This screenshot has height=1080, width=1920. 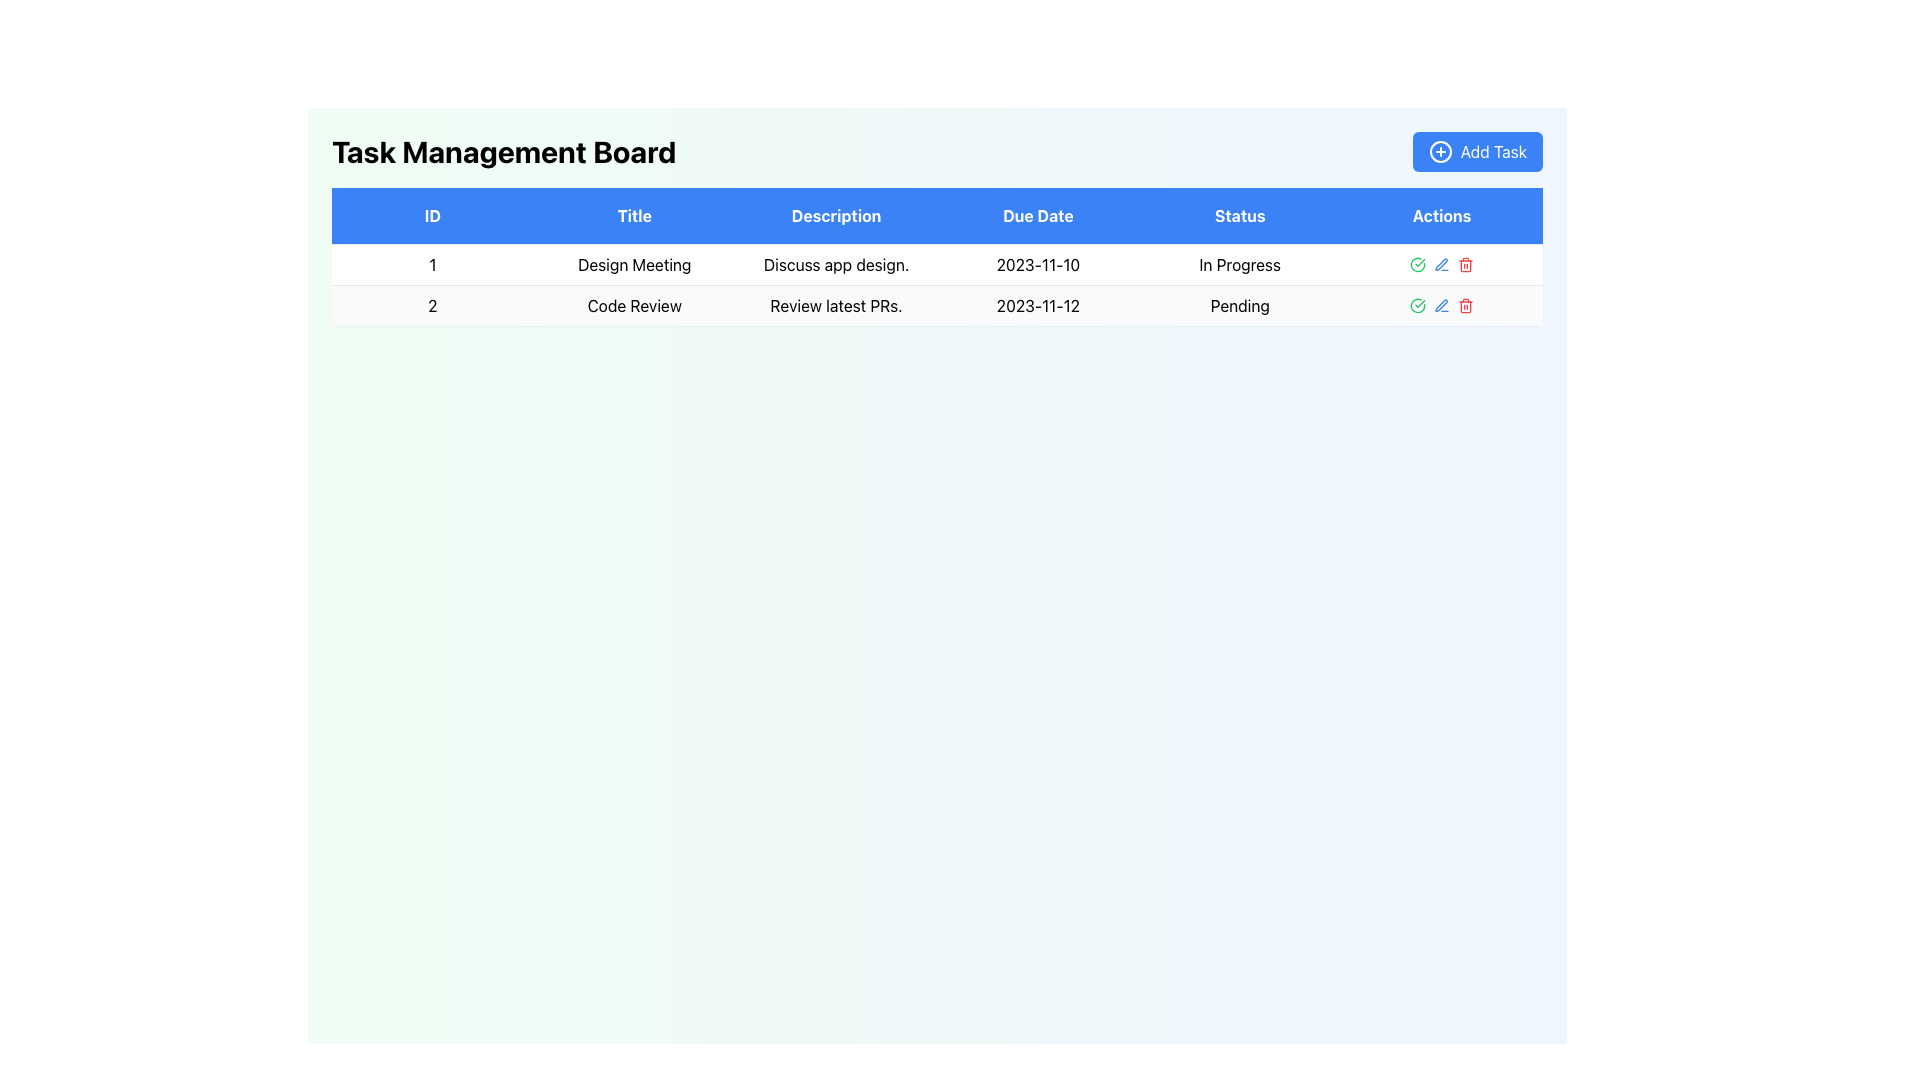 What do you see at coordinates (1239, 216) in the screenshot?
I see `the blue rectangular Table Header Cell containing the bold, white text 'Status', which is the fifth header in the table row` at bounding box center [1239, 216].